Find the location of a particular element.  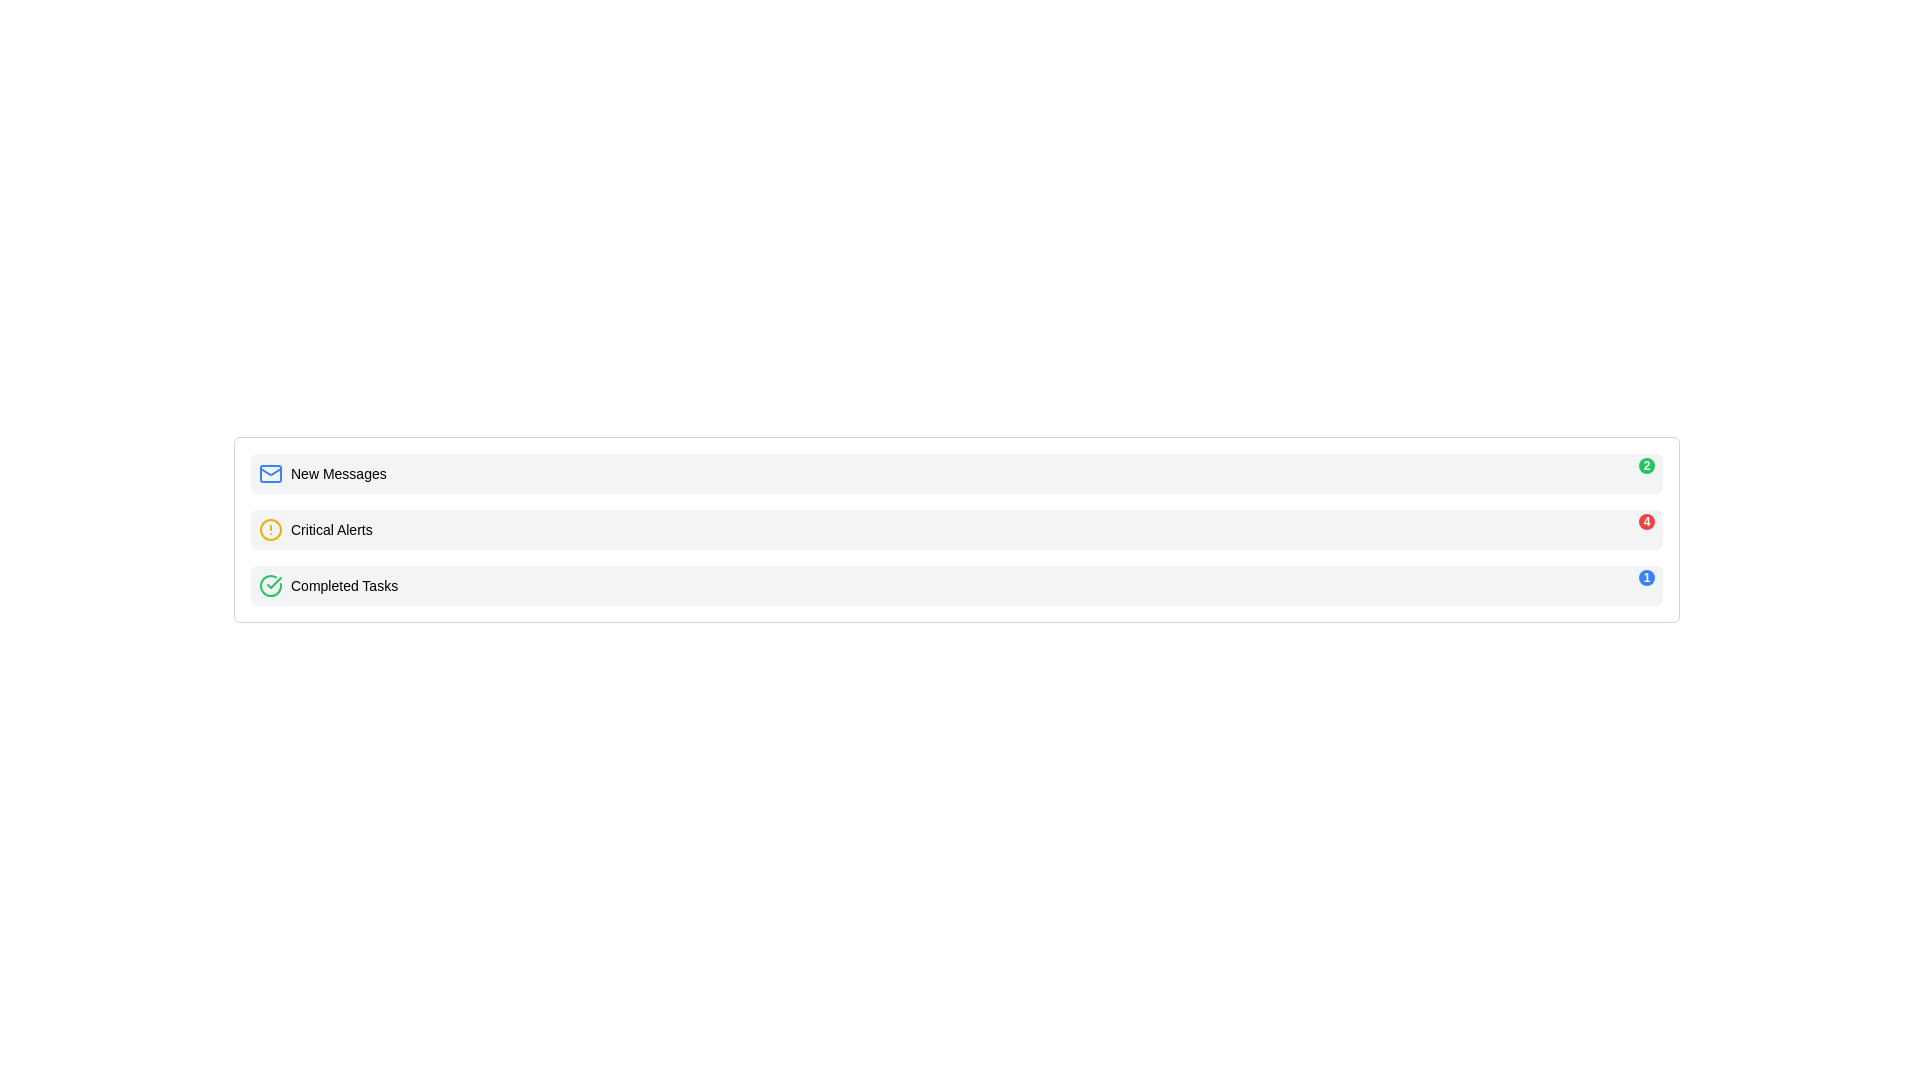

the green circular checkmark icon that indicates a completed task, located to the left of the text 'Completed Tasks' is located at coordinates (269, 585).